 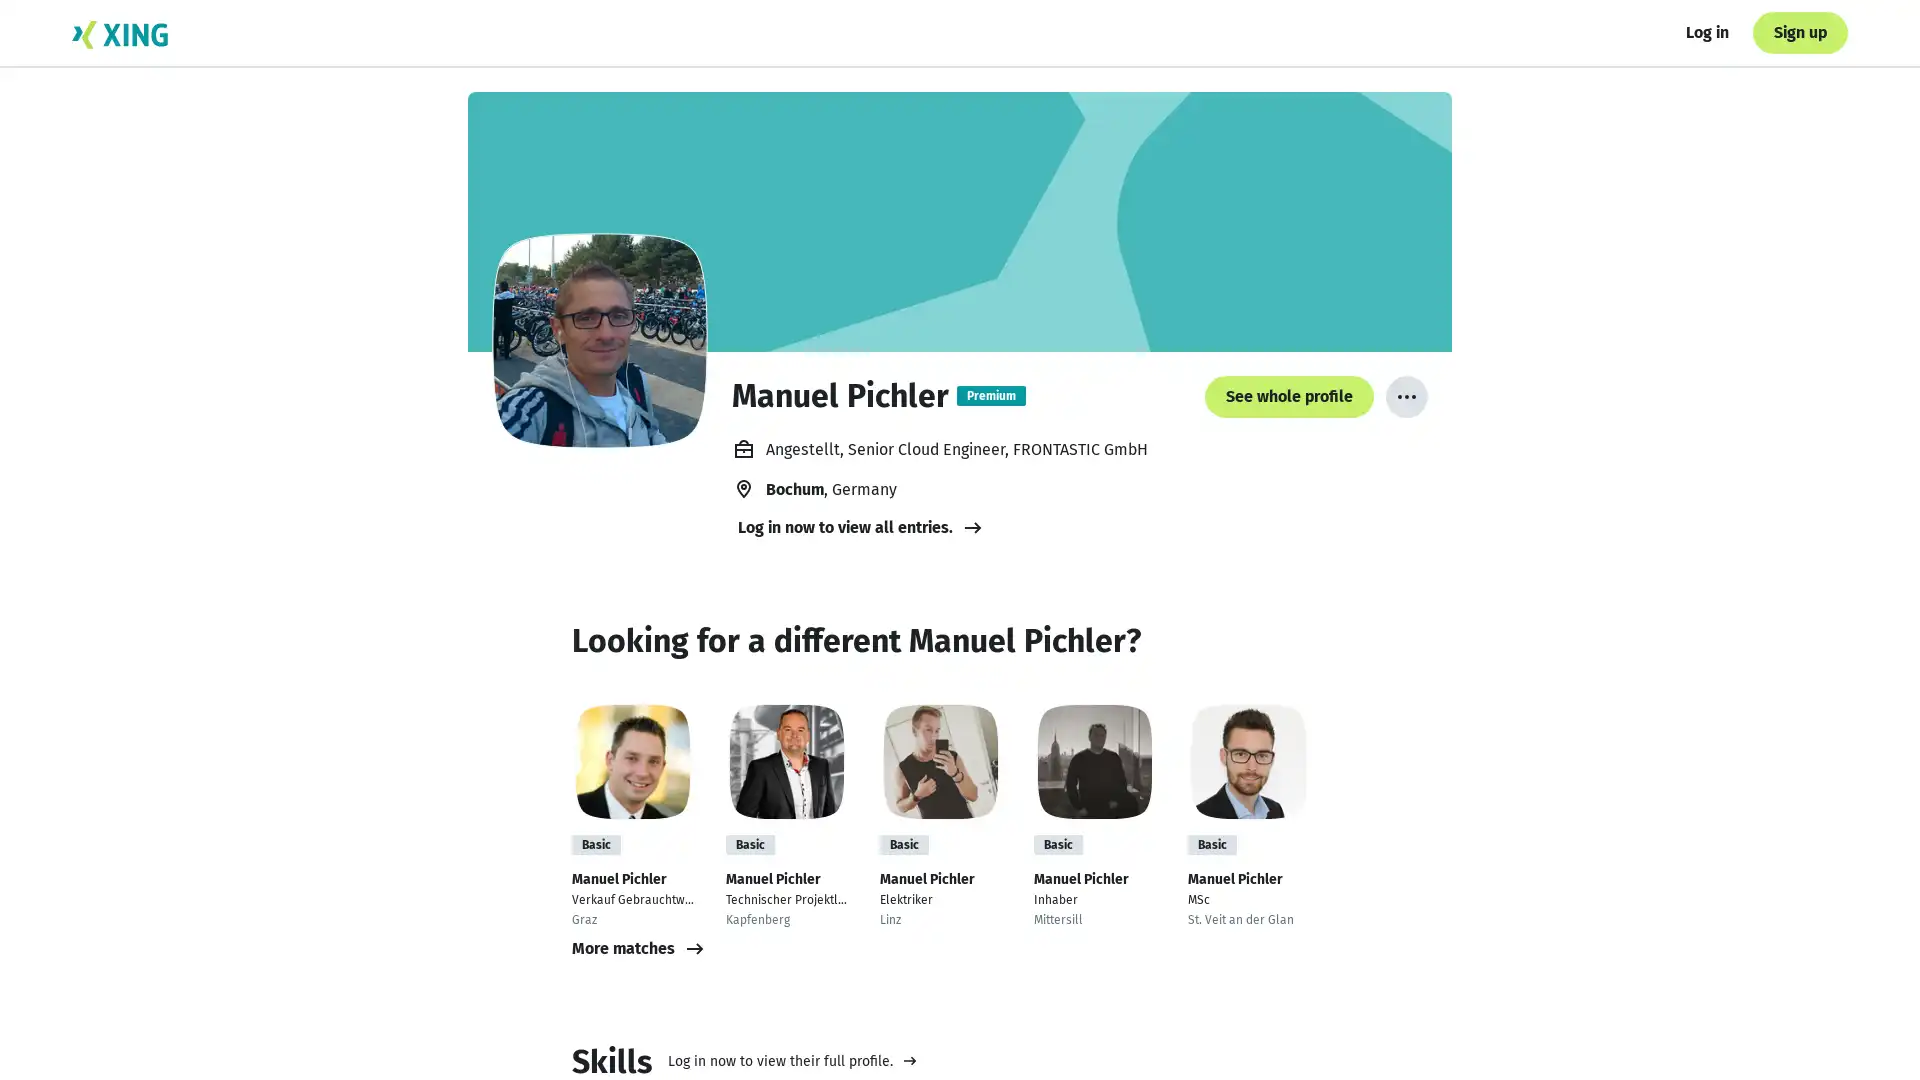 I want to click on See whole profile, so click(x=1289, y=397).